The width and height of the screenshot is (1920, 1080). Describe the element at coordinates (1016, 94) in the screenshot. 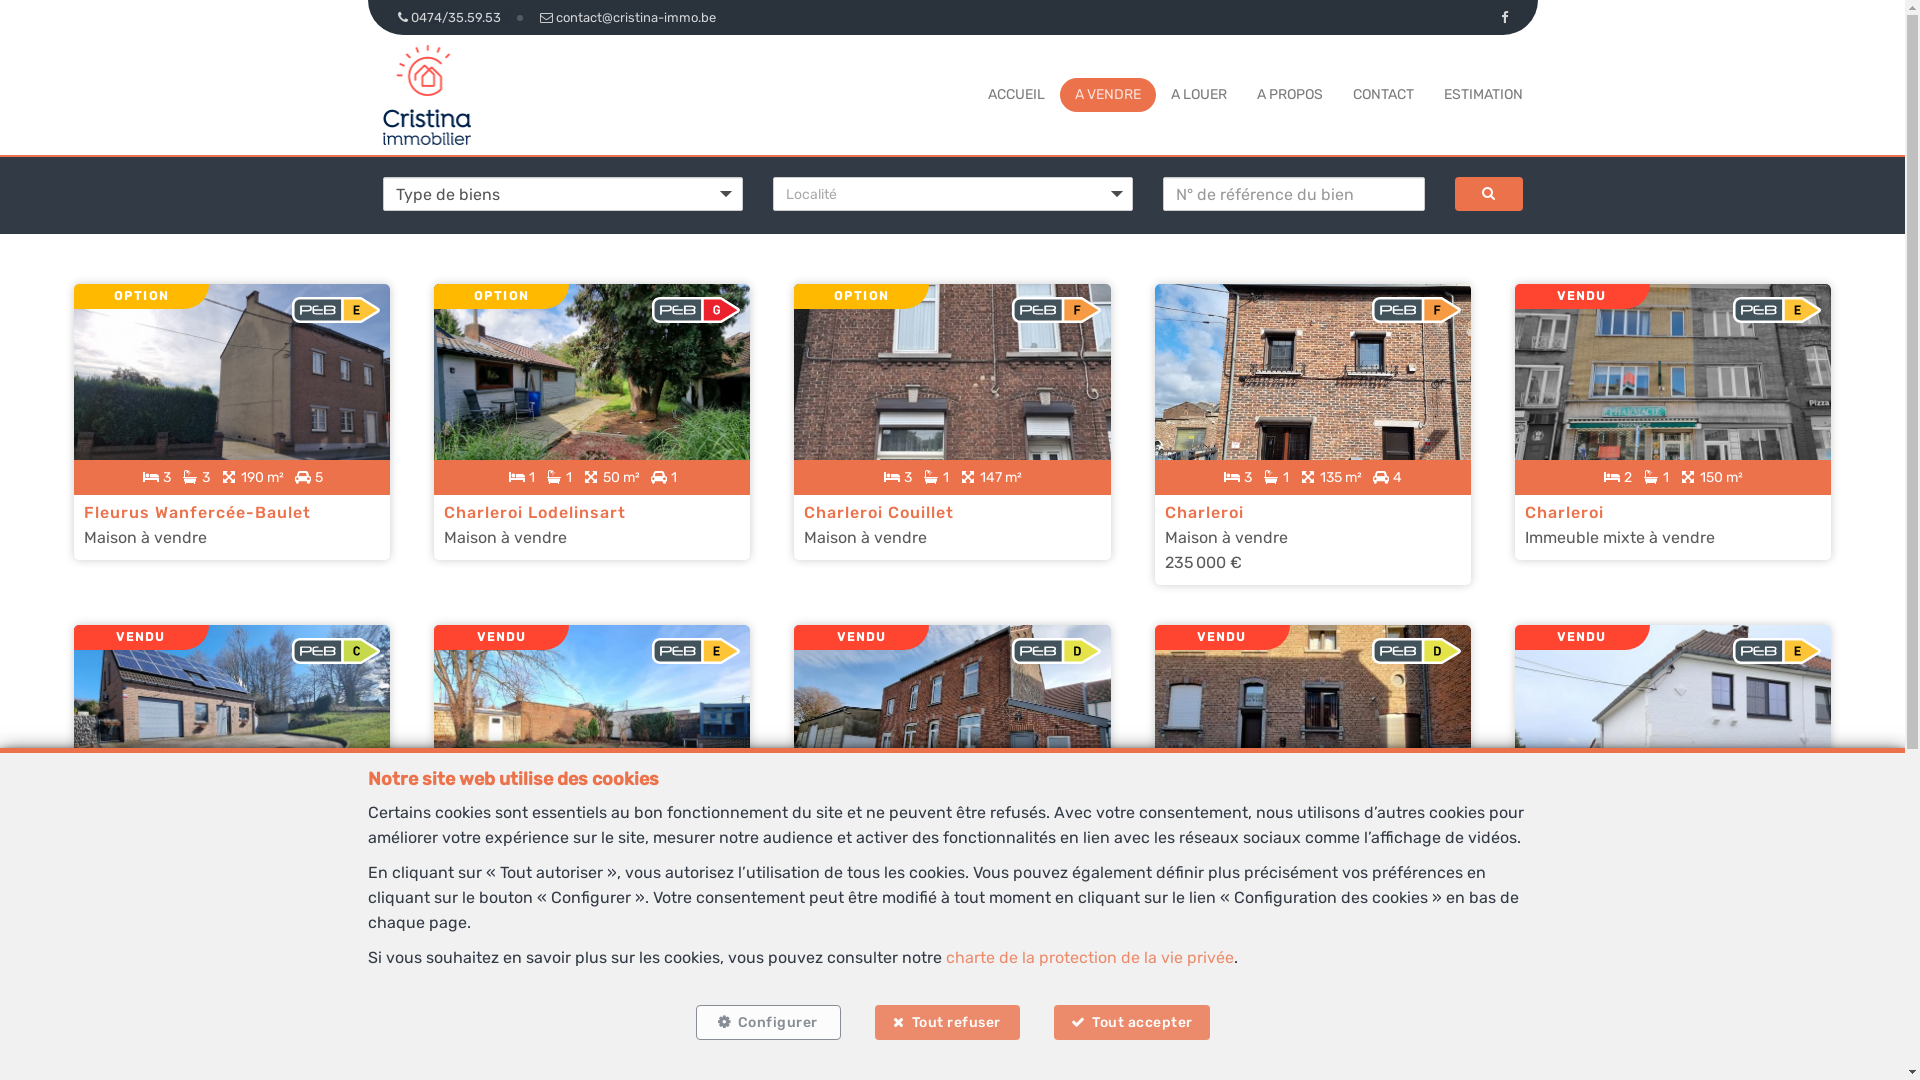

I see `'ACCUEIL'` at that location.